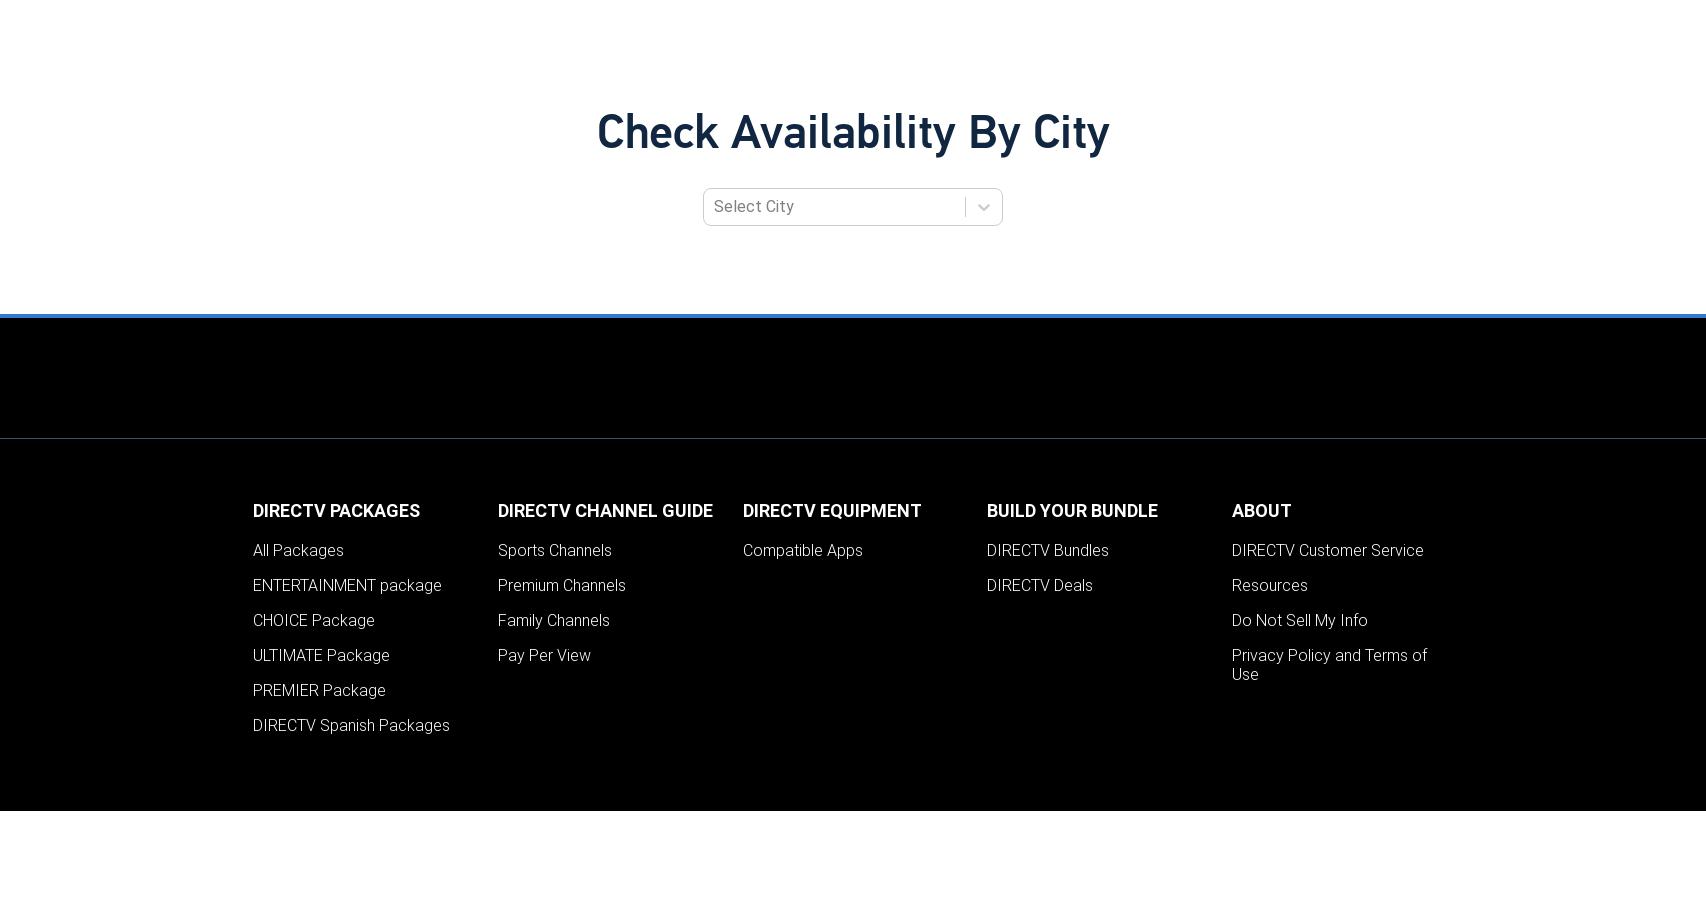 The width and height of the screenshot is (1706, 924). What do you see at coordinates (851, 134) in the screenshot?
I see `'Check Availability By City'` at bounding box center [851, 134].